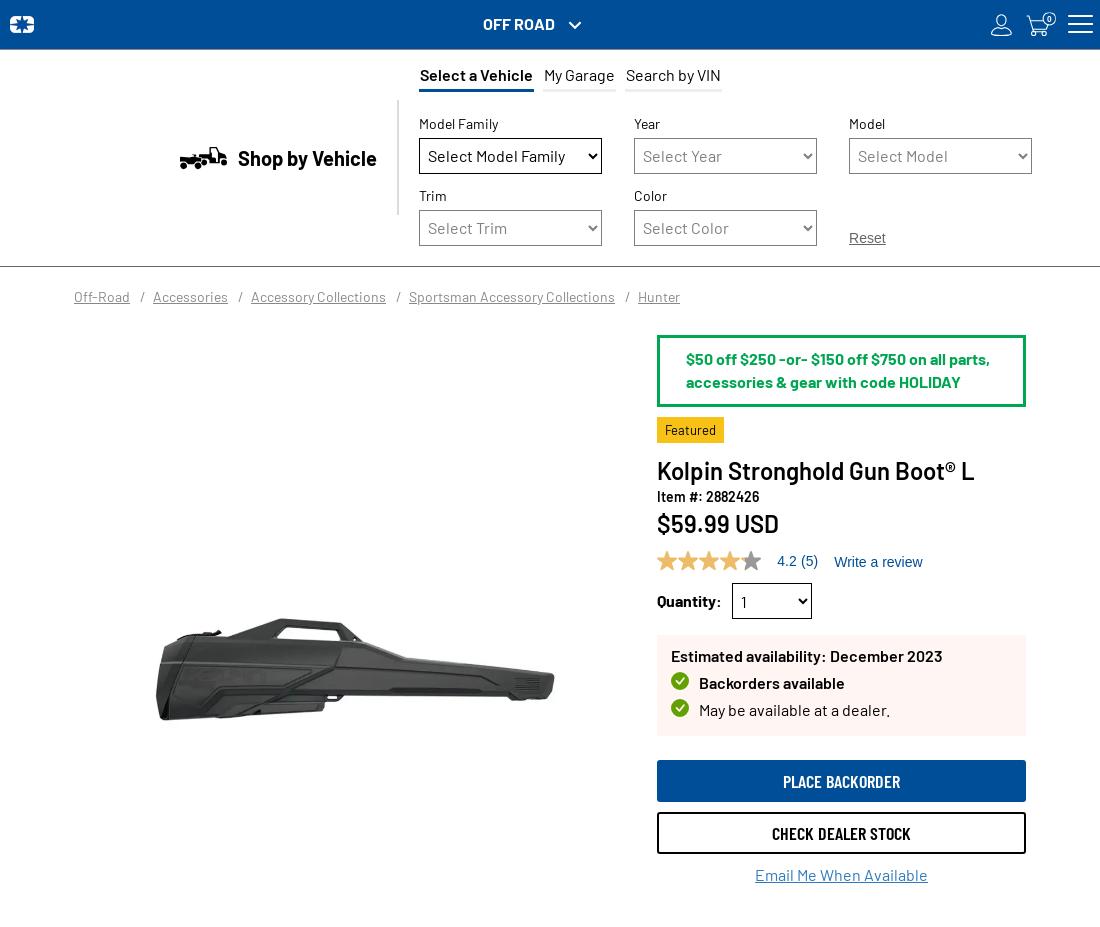 The width and height of the screenshot is (1100, 927). Describe the element at coordinates (866, 237) in the screenshot. I see `'Reset'` at that location.